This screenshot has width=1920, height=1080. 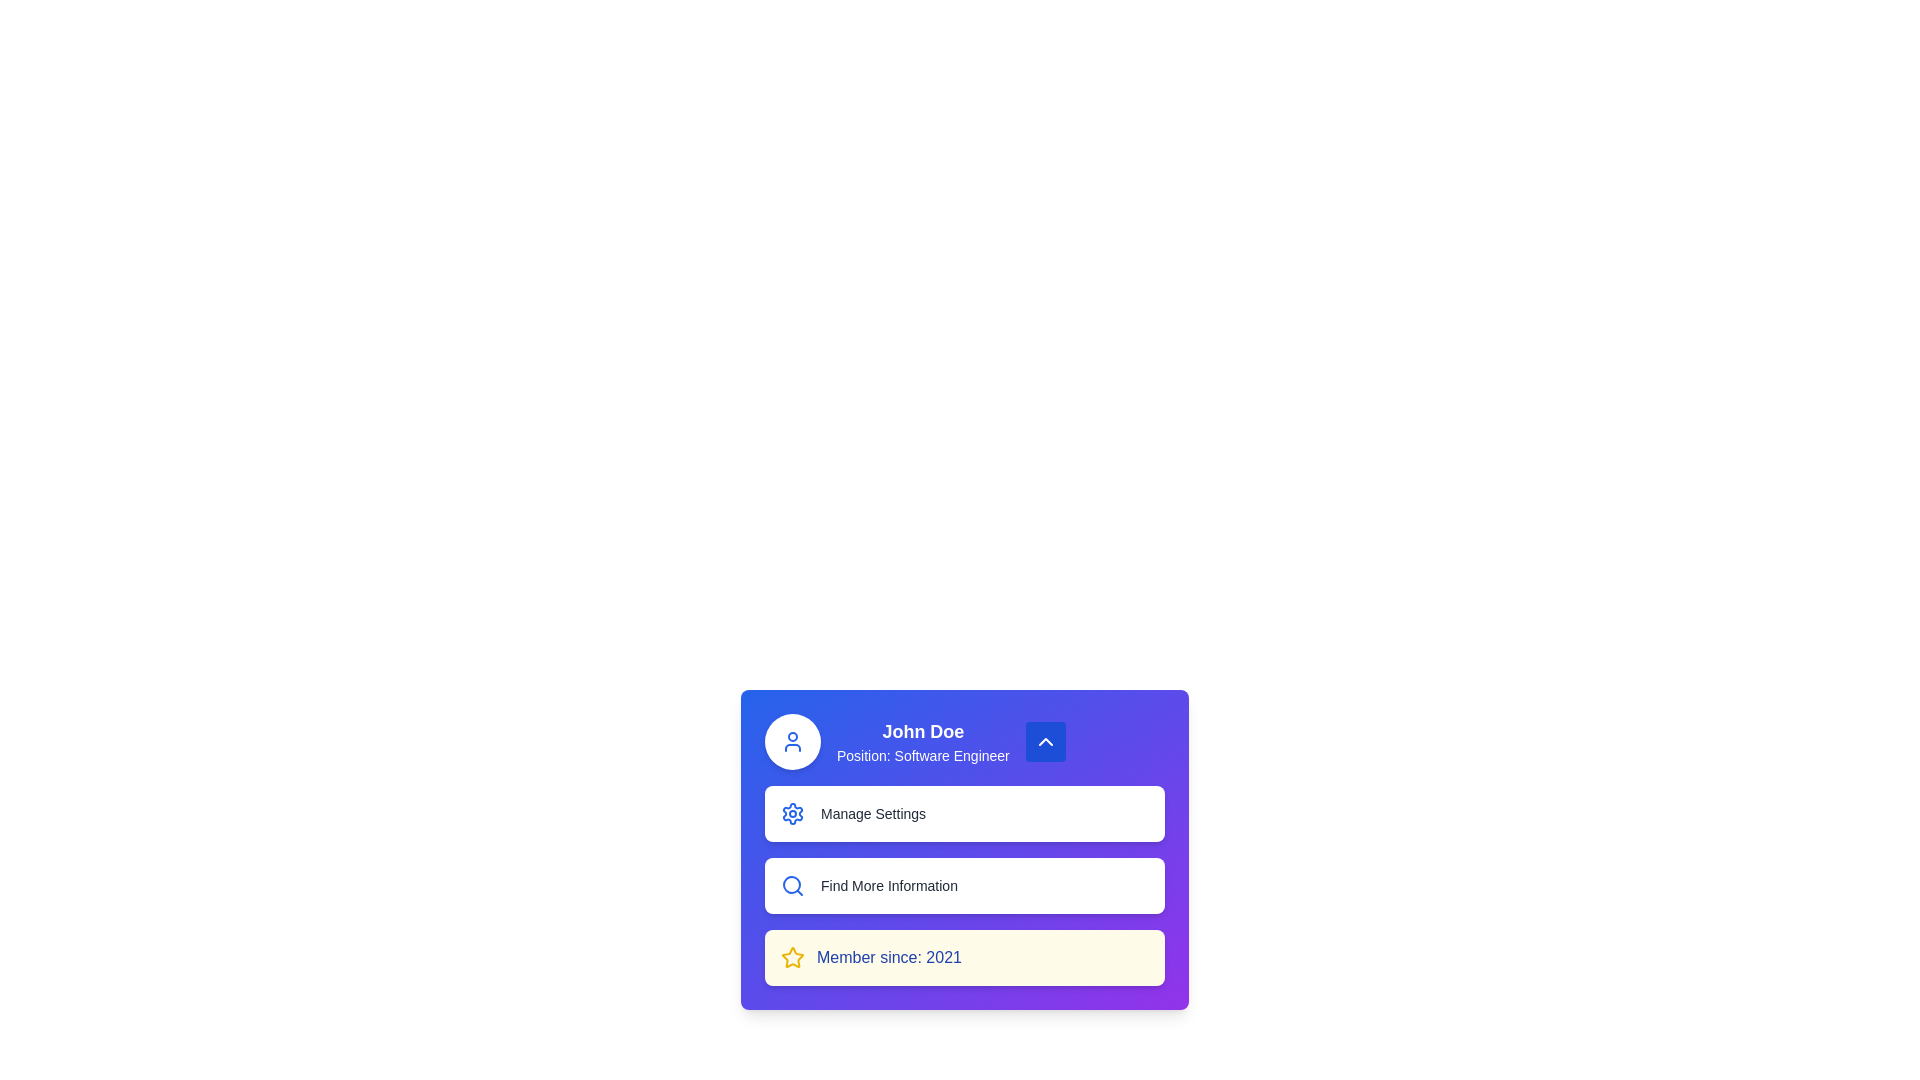 What do you see at coordinates (1044, 741) in the screenshot?
I see `the blue, round-cornered button with an upward-pointing chevron icon` at bounding box center [1044, 741].